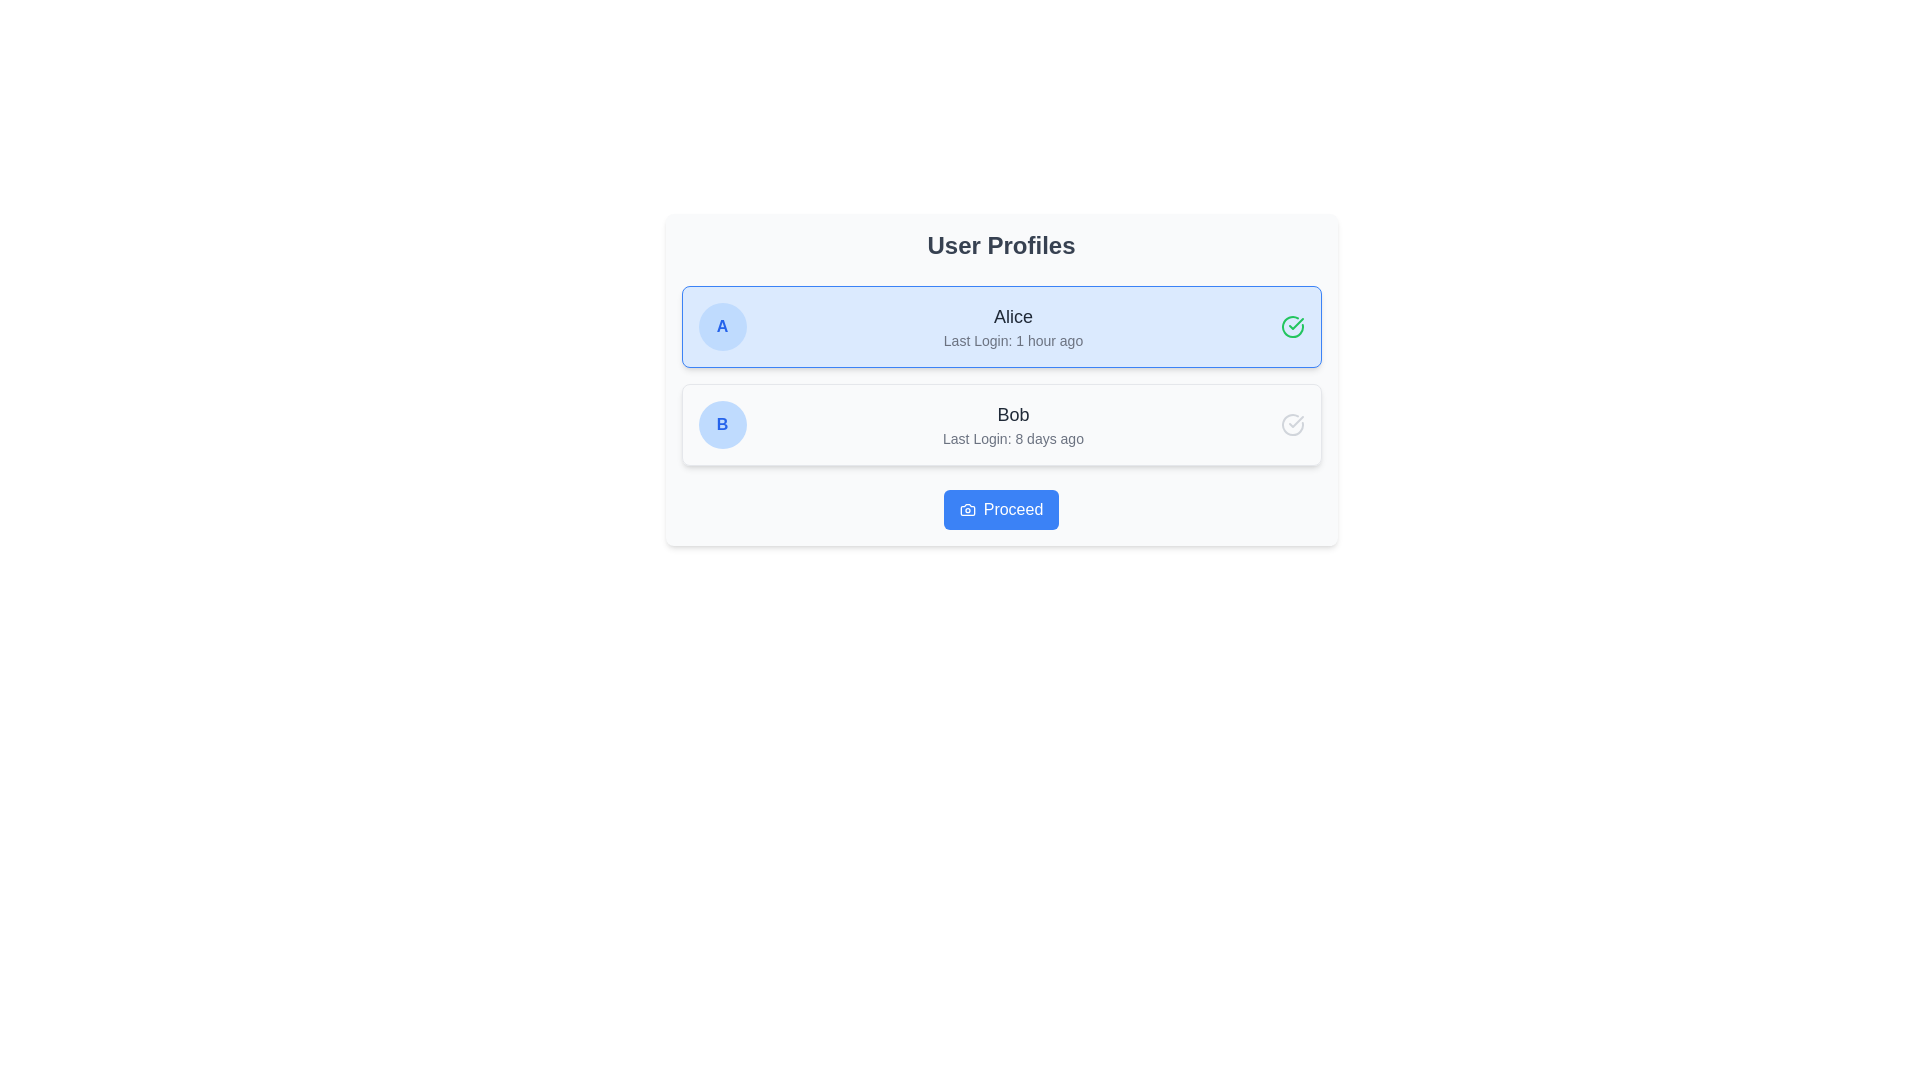  Describe the element at coordinates (721, 326) in the screenshot. I see `the Decorative Badge or Icon featuring a light blue background with a bold blue letter 'A', positioned to the left of the text 'Alice'` at that location.